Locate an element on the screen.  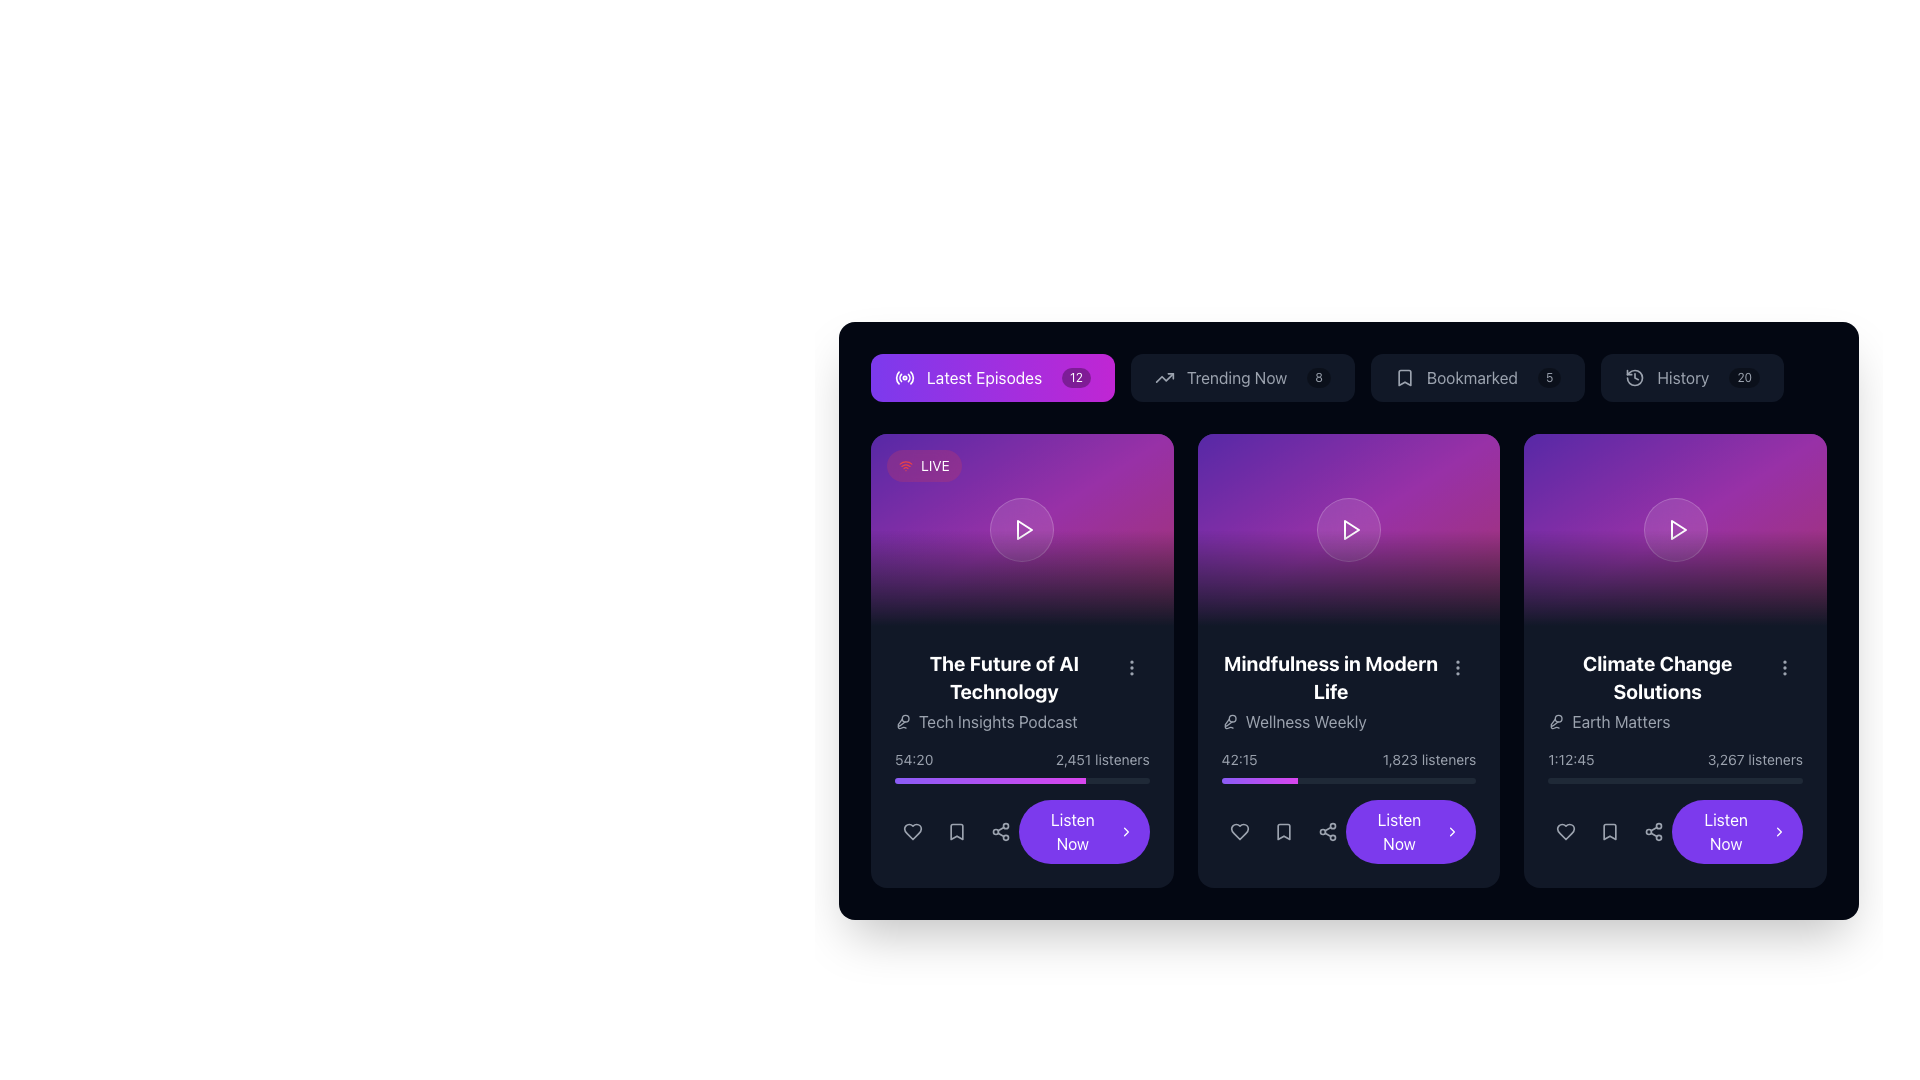
the button with three vertically aligned dots located at the top-right of the card titled 'The Future of AI Technology' is located at coordinates (1131, 667).